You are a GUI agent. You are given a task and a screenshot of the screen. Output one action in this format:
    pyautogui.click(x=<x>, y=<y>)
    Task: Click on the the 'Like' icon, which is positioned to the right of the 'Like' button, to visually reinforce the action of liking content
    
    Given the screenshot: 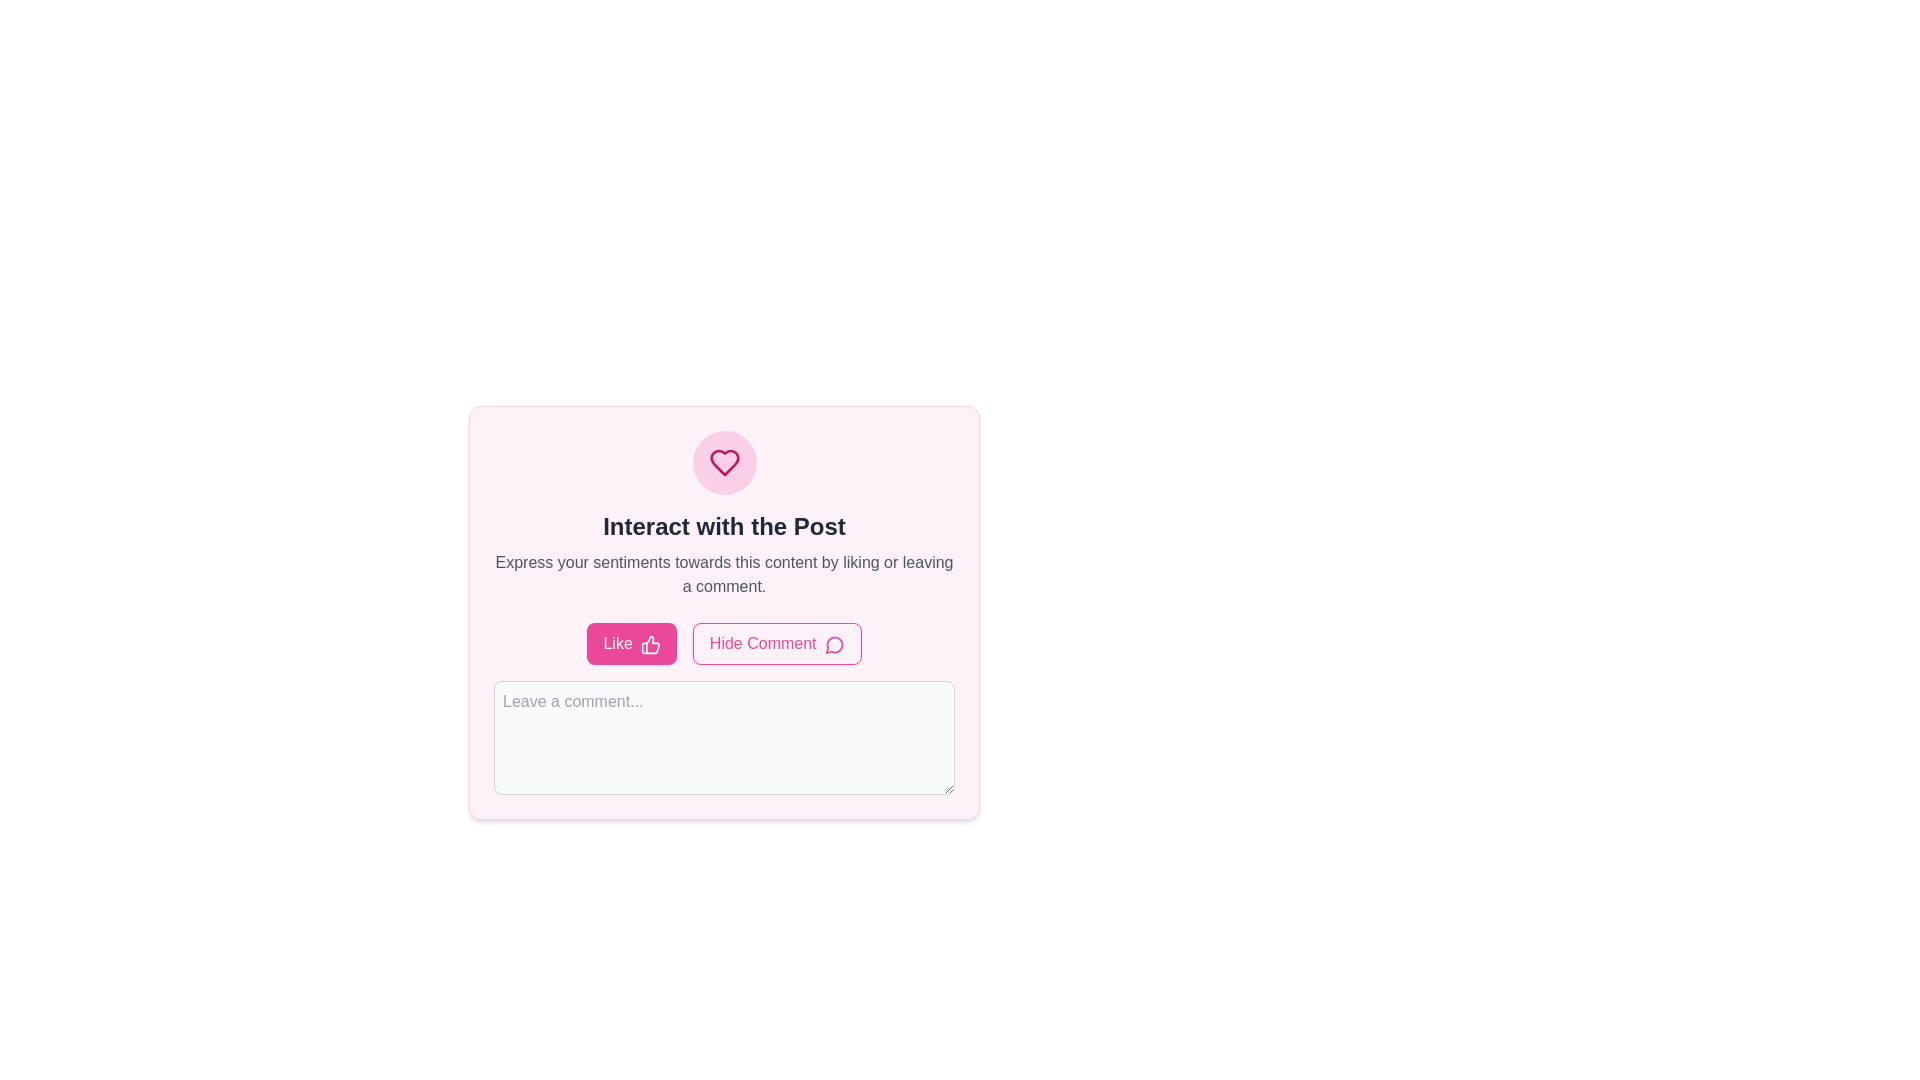 What is the action you would take?
    pyautogui.click(x=650, y=644)
    